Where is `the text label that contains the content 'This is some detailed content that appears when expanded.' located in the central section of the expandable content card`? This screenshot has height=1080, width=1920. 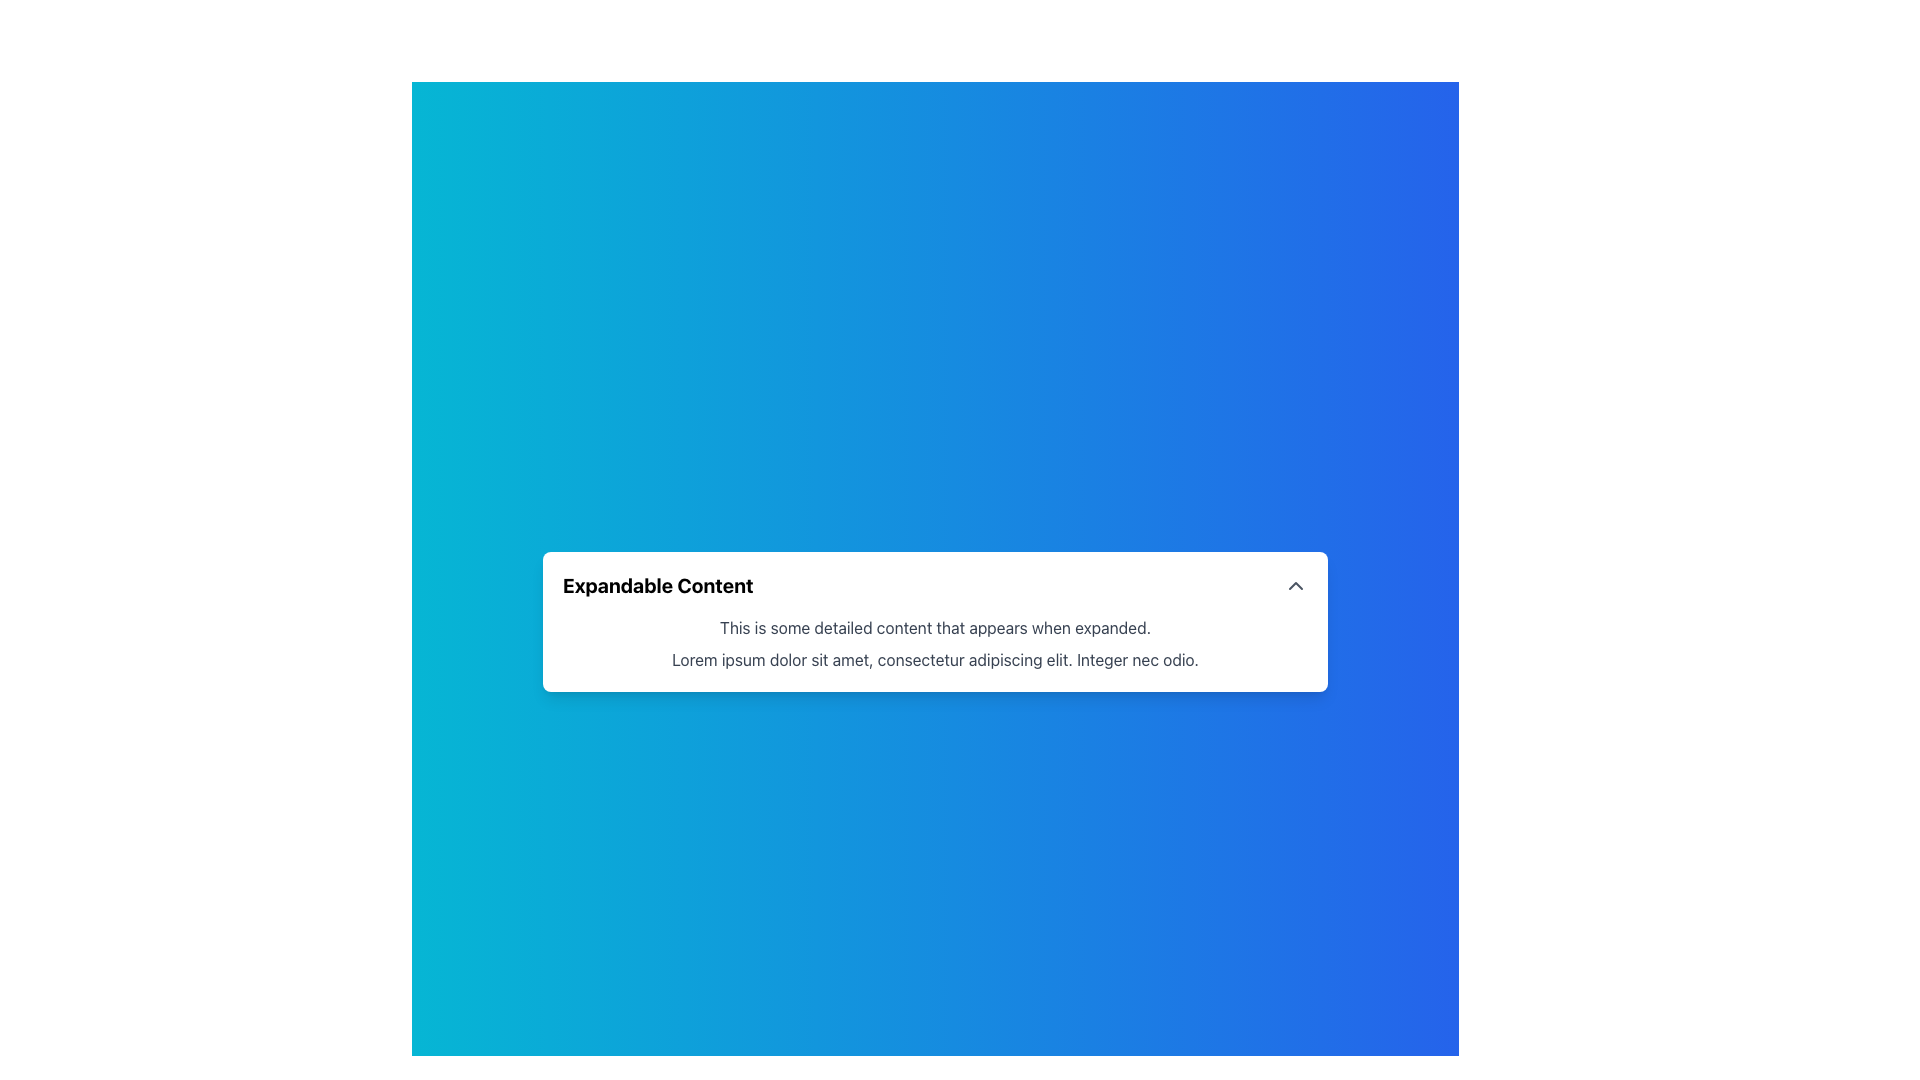
the text label that contains the content 'This is some detailed content that appears when expanded.' located in the central section of the expandable content card is located at coordinates (934, 627).